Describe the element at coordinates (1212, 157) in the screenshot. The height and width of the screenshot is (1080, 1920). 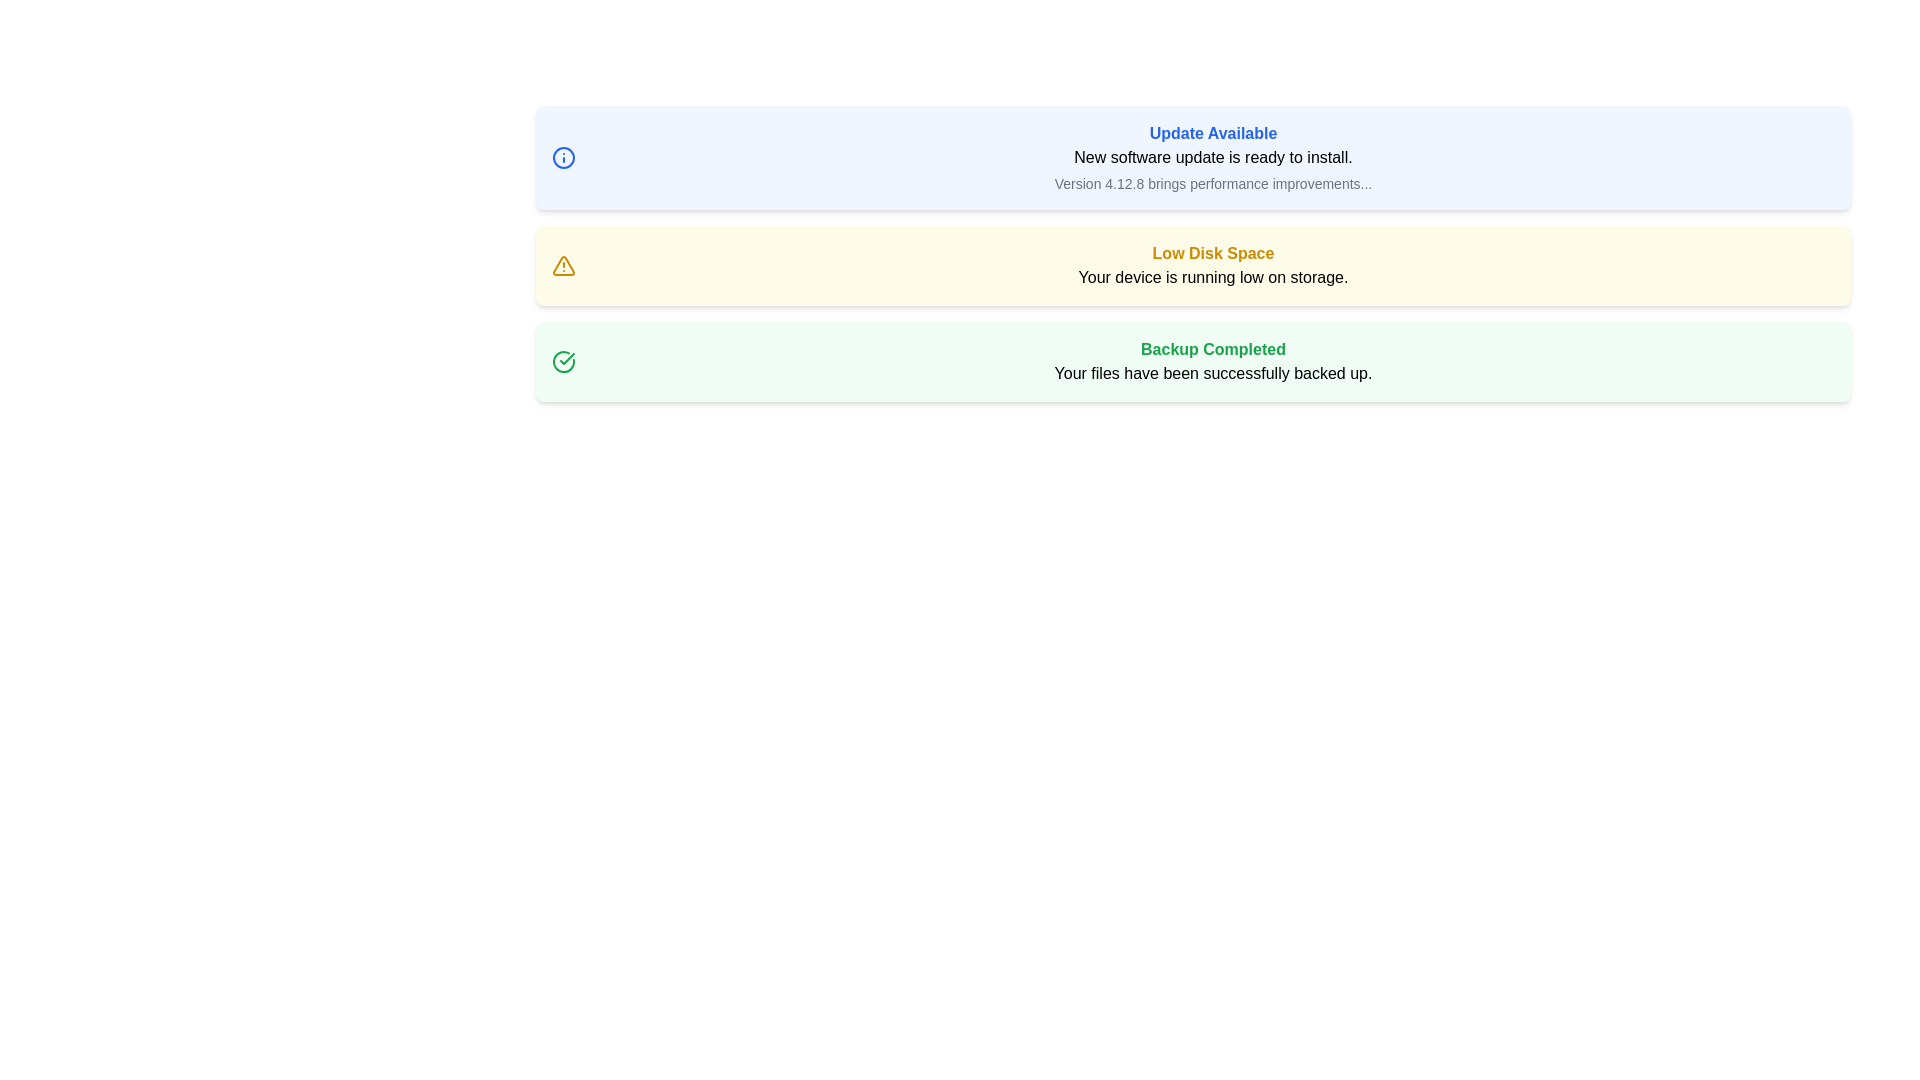
I see `the text element that states 'New software update is ready to install.', which is located below the title 'Update Available' and above the description 'Version 4.12.8 brings performance improvements...'` at that location.